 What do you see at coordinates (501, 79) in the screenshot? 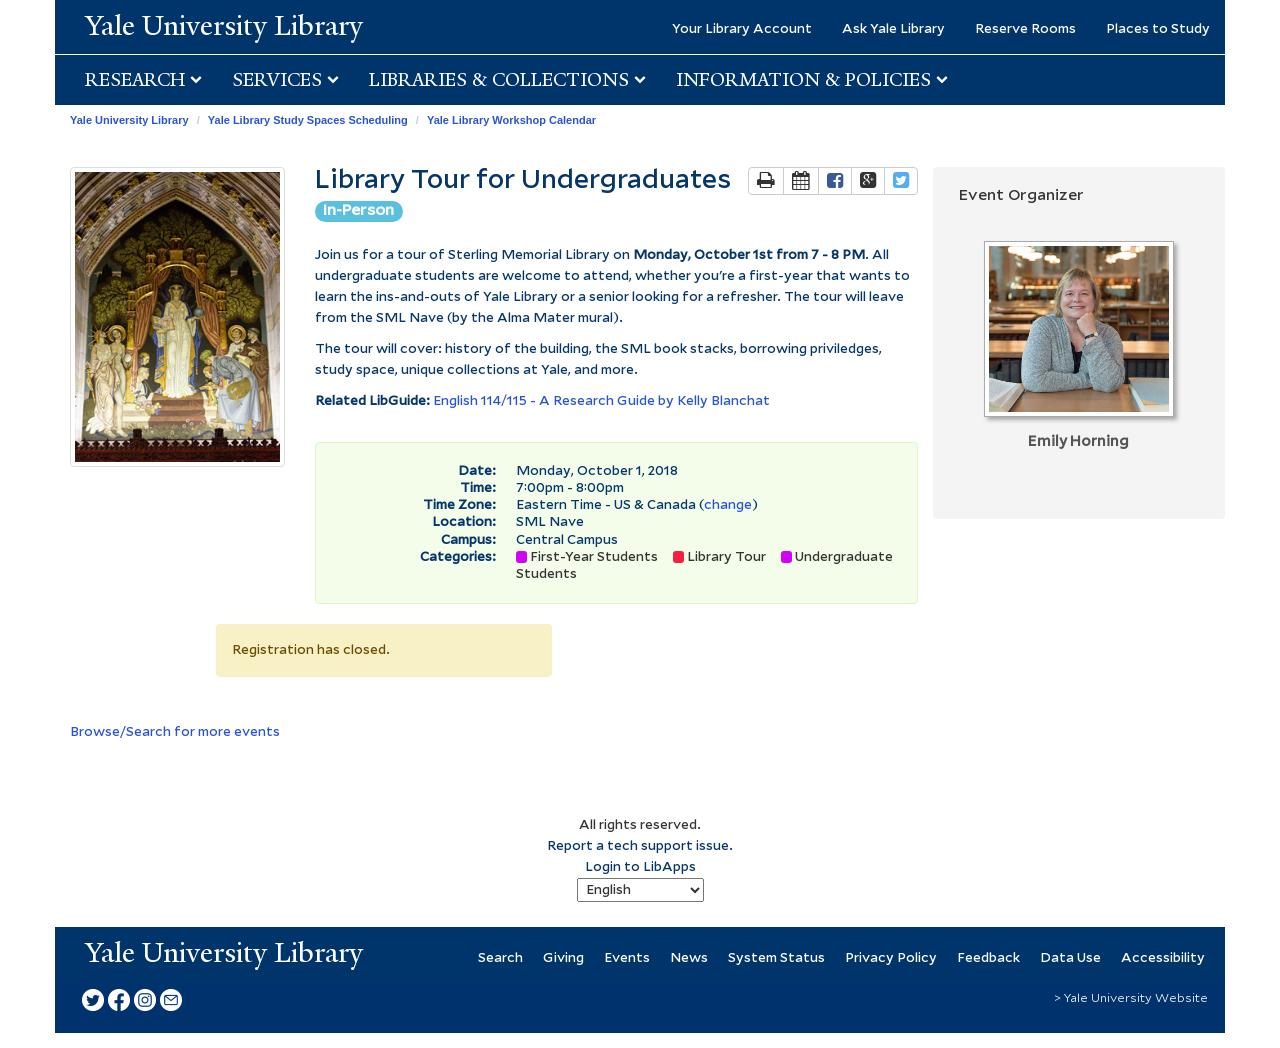
I see `'LIBRARIES & COLLECTIONS'` at bounding box center [501, 79].